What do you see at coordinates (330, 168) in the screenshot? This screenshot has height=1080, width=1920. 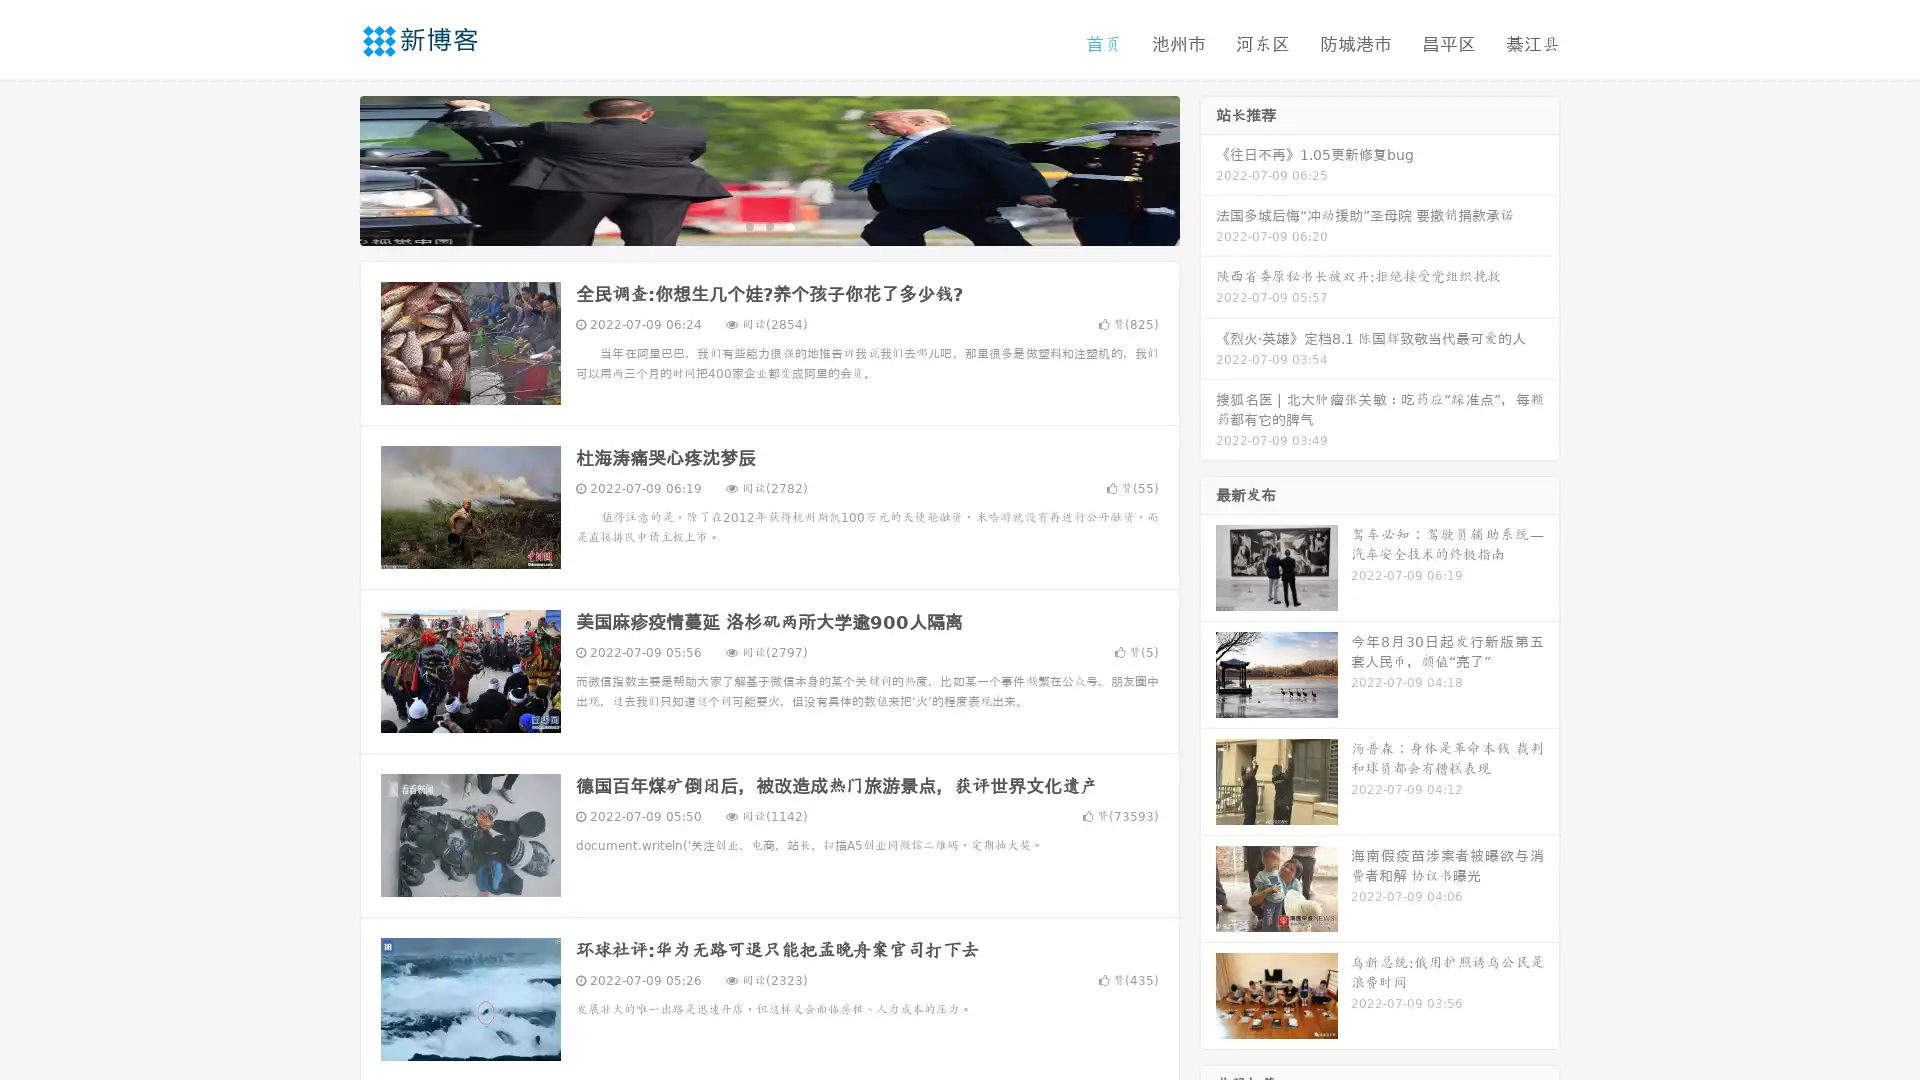 I see `Previous slide` at bounding box center [330, 168].